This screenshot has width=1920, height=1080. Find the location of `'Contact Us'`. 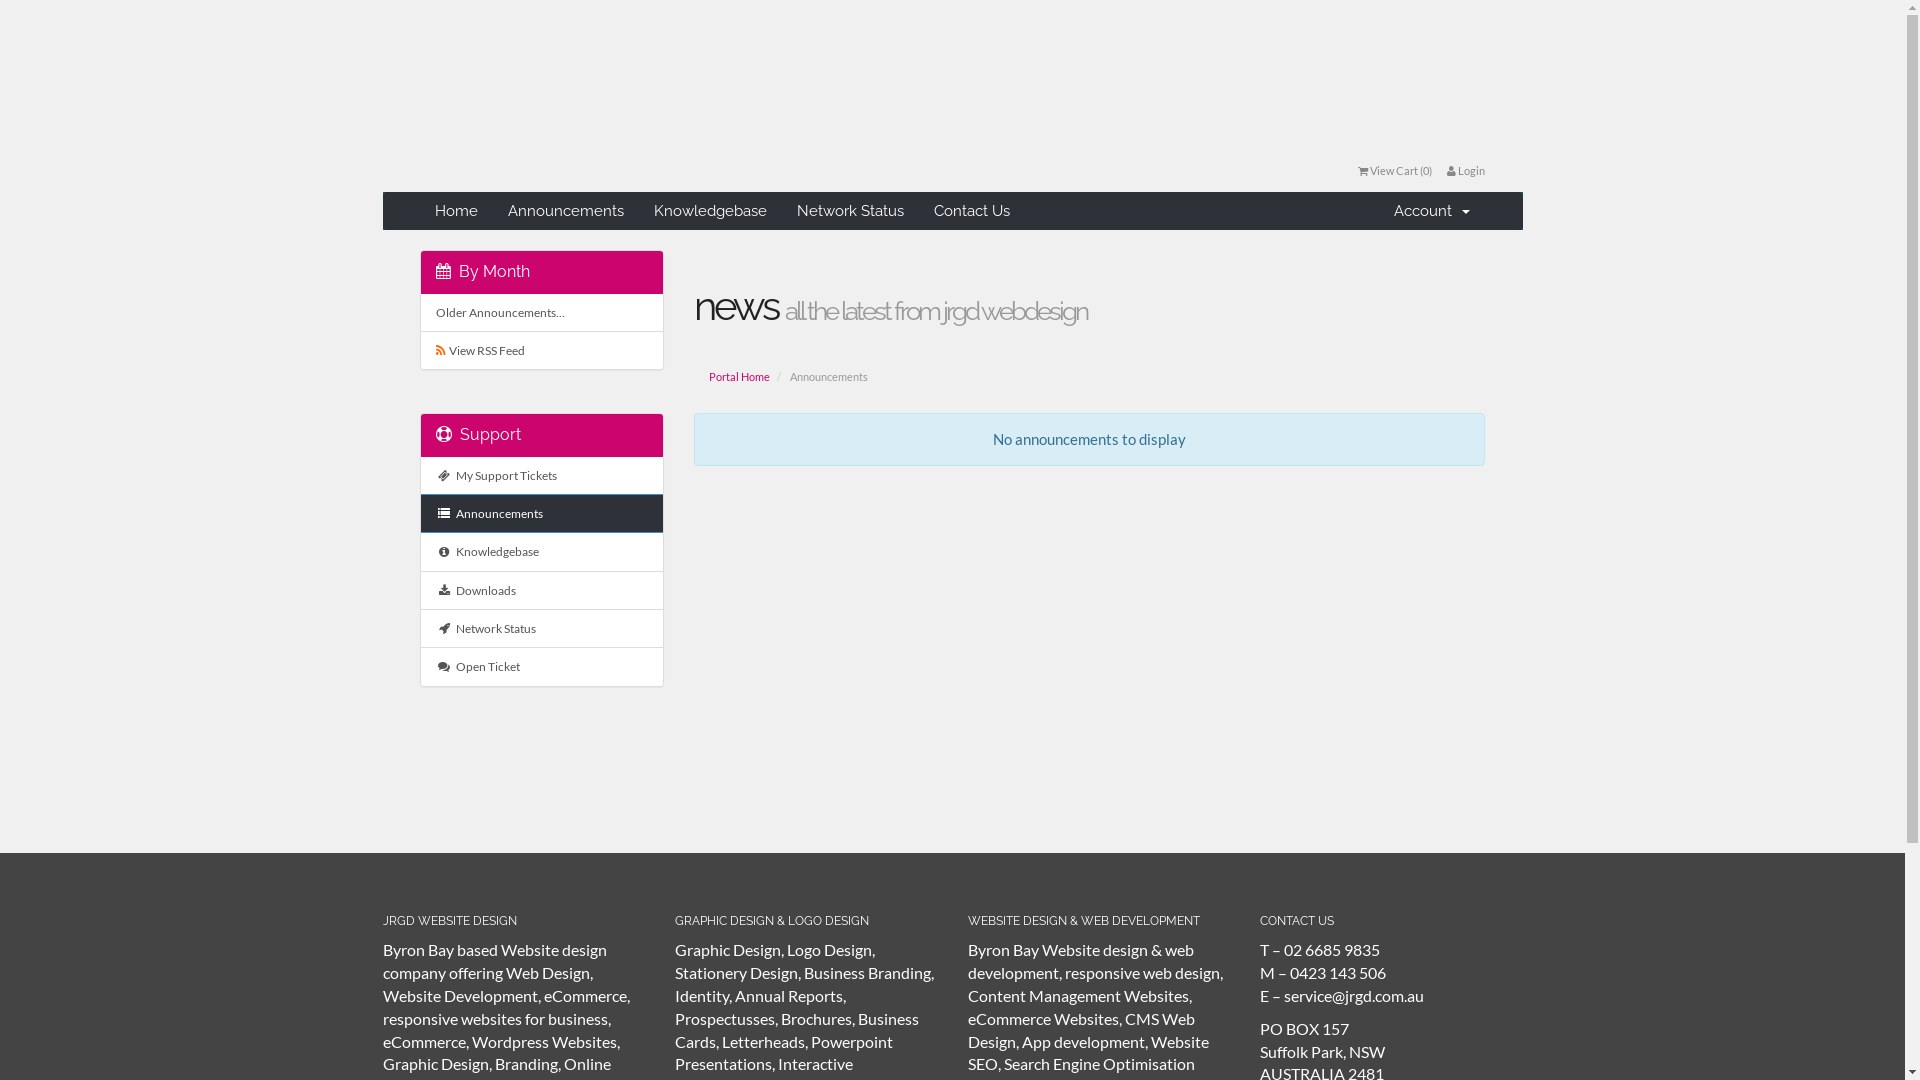

'Contact Us' is located at coordinates (971, 211).